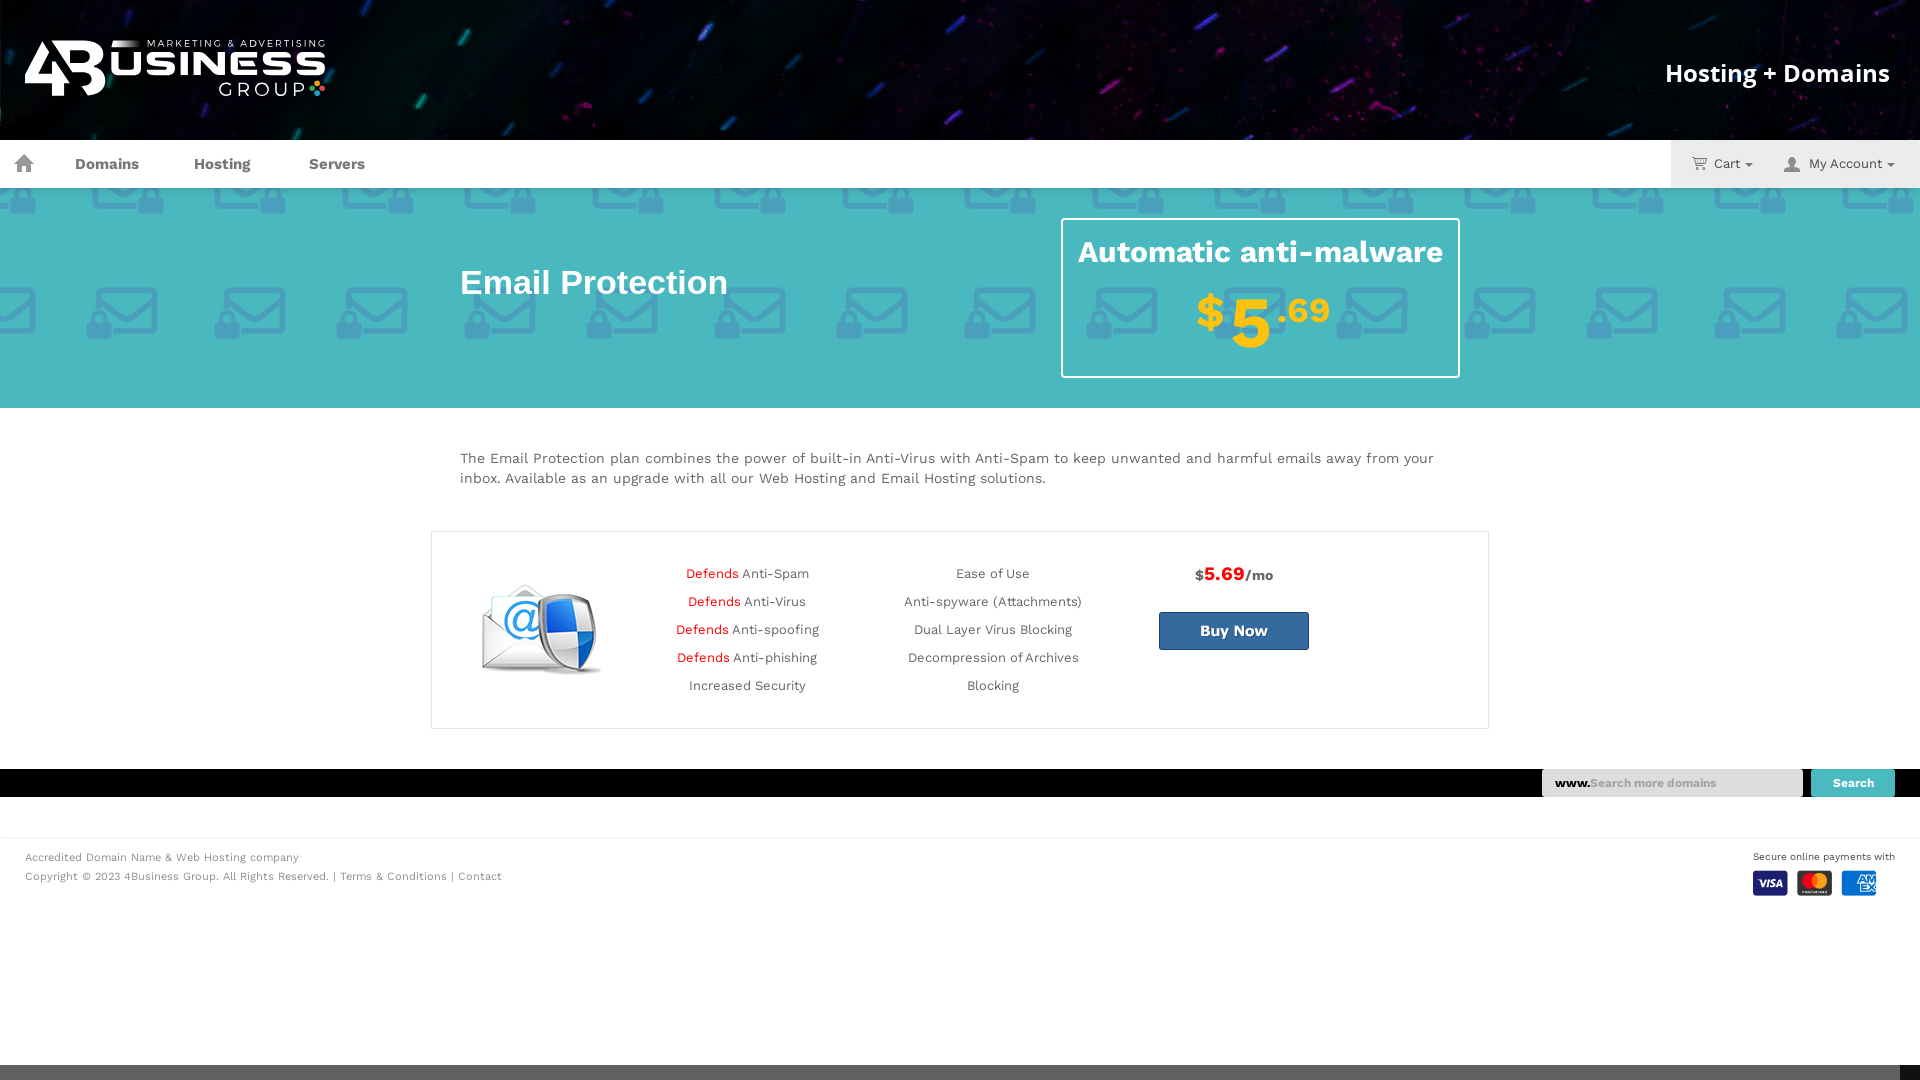 The height and width of the screenshot is (1080, 1920). What do you see at coordinates (393, 875) in the screenshot?
I see `'Terms & Conditions'` at bounding box center [393, 875].